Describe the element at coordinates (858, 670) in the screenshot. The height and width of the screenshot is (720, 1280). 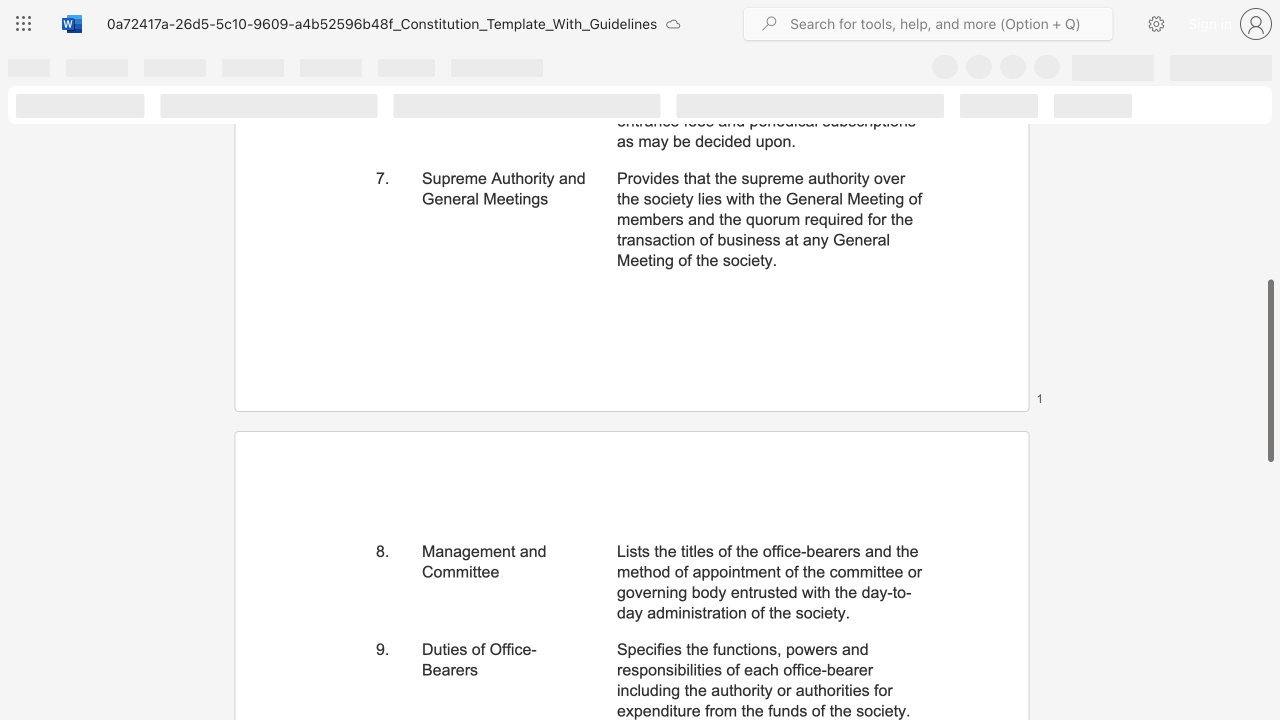
I see `the subset text "er including the authority or auth" within the text "Specifies the functions, powers and responsibilities of each office-bearer including the authority or authorities for expenditure from the funds of the society."` at that location.